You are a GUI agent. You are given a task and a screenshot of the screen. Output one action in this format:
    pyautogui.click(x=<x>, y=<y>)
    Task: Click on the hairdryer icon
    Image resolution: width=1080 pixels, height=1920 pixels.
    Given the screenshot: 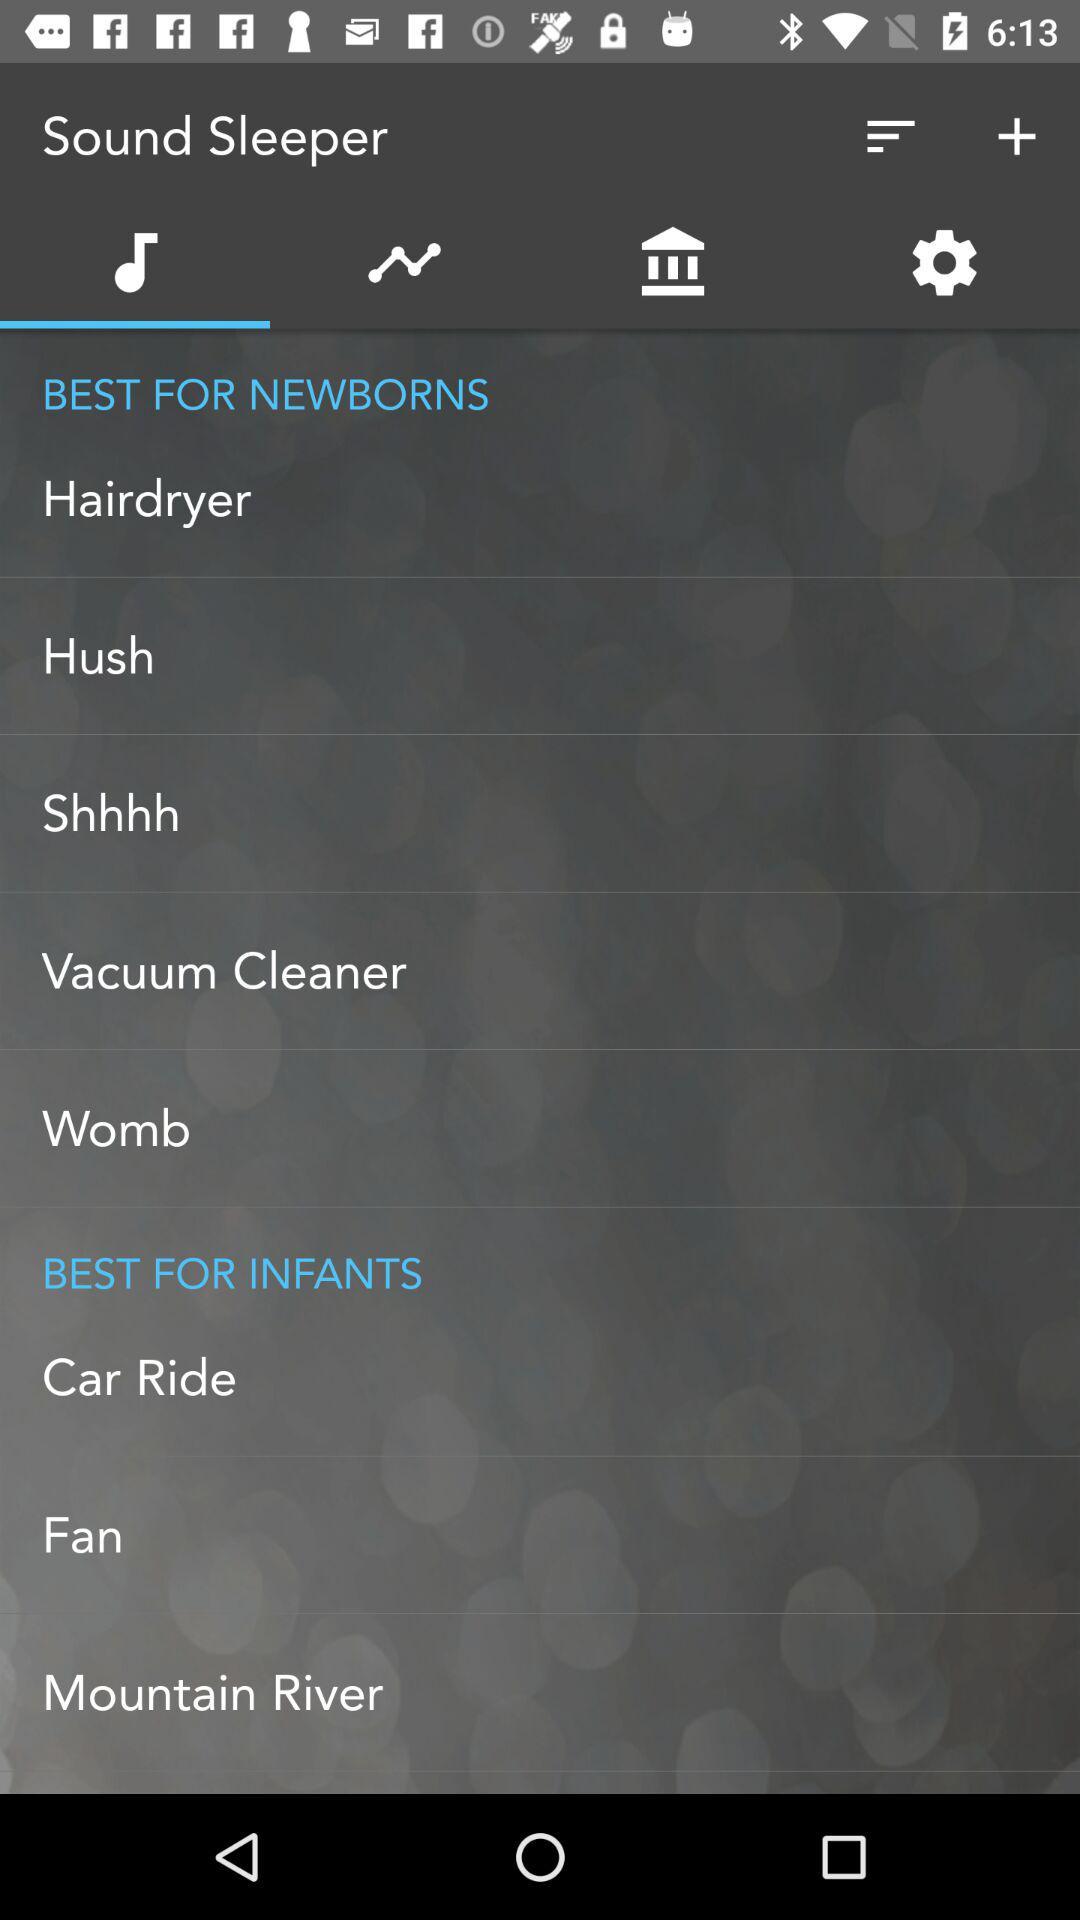 What is the action you would take?
    pyautogui.click(x=560, y=498)
    